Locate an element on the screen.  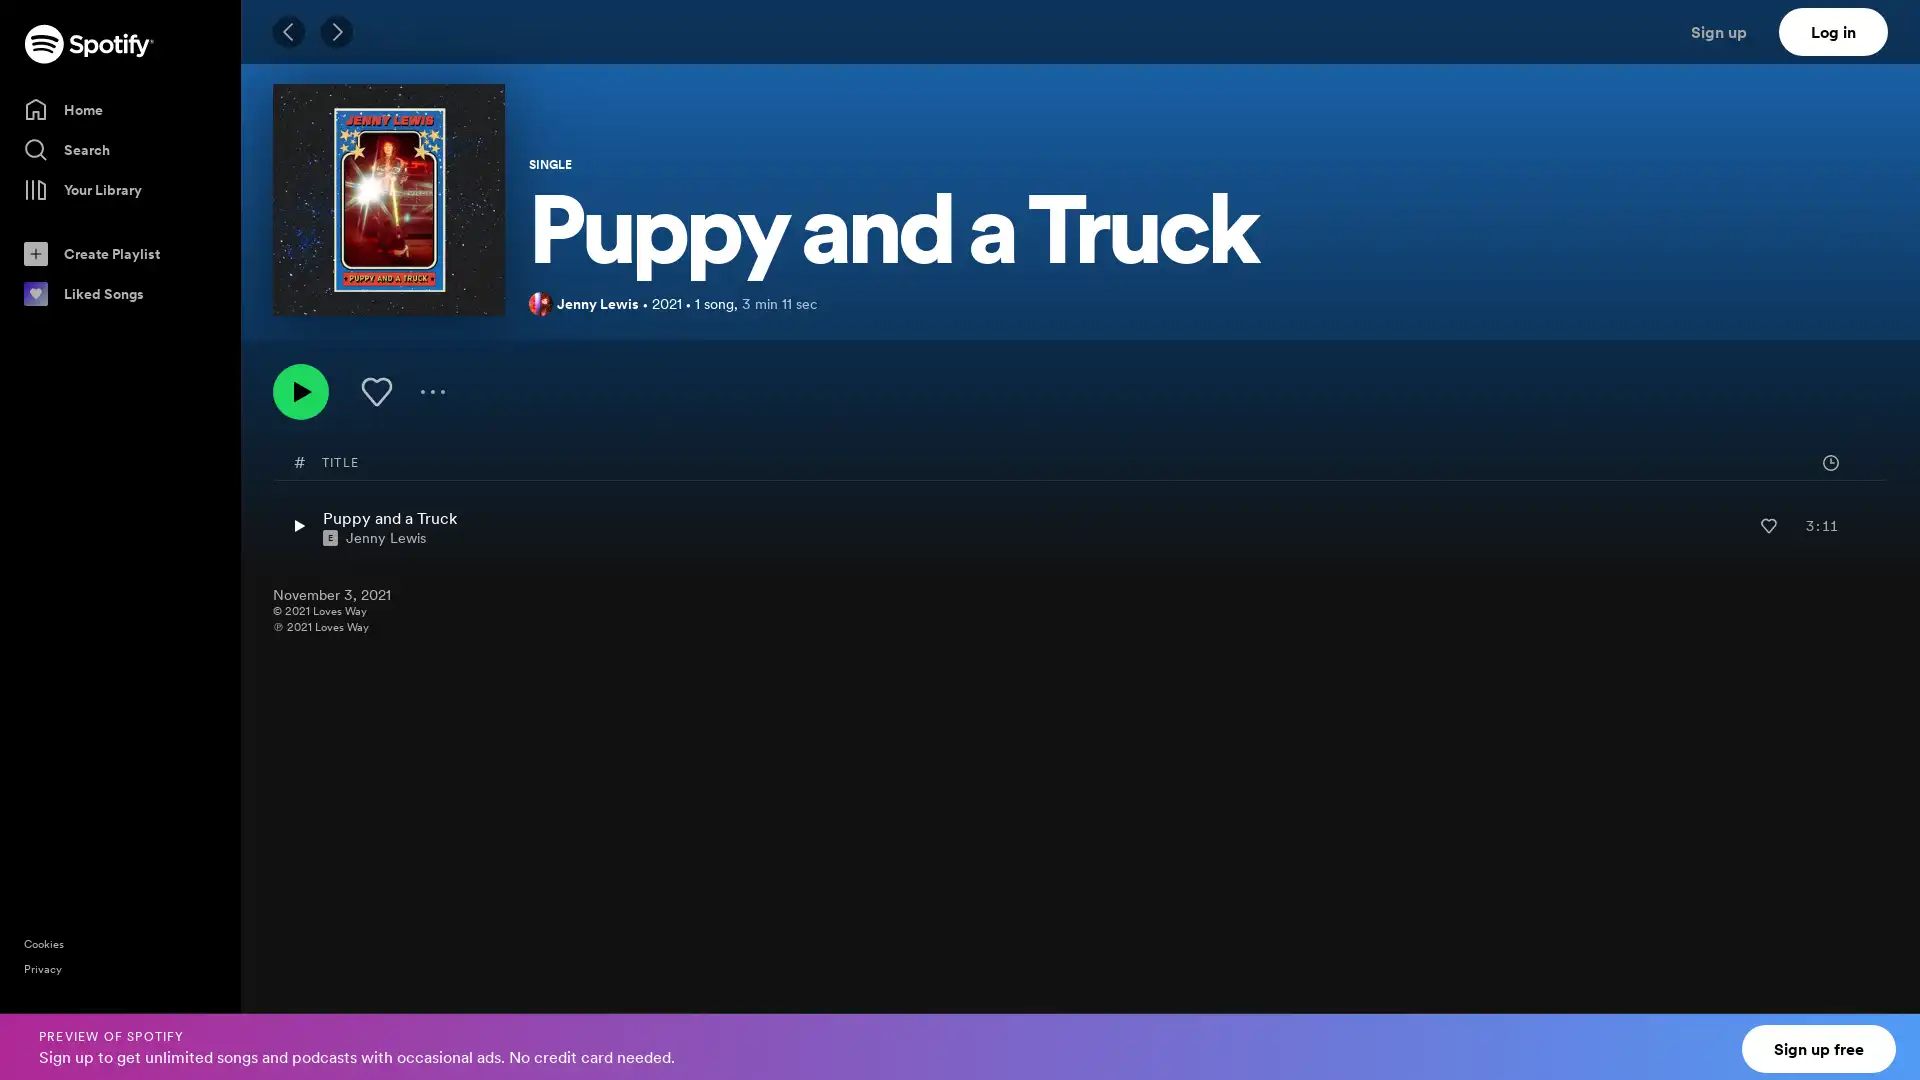
Close is located at coordinates (1886, 1034).